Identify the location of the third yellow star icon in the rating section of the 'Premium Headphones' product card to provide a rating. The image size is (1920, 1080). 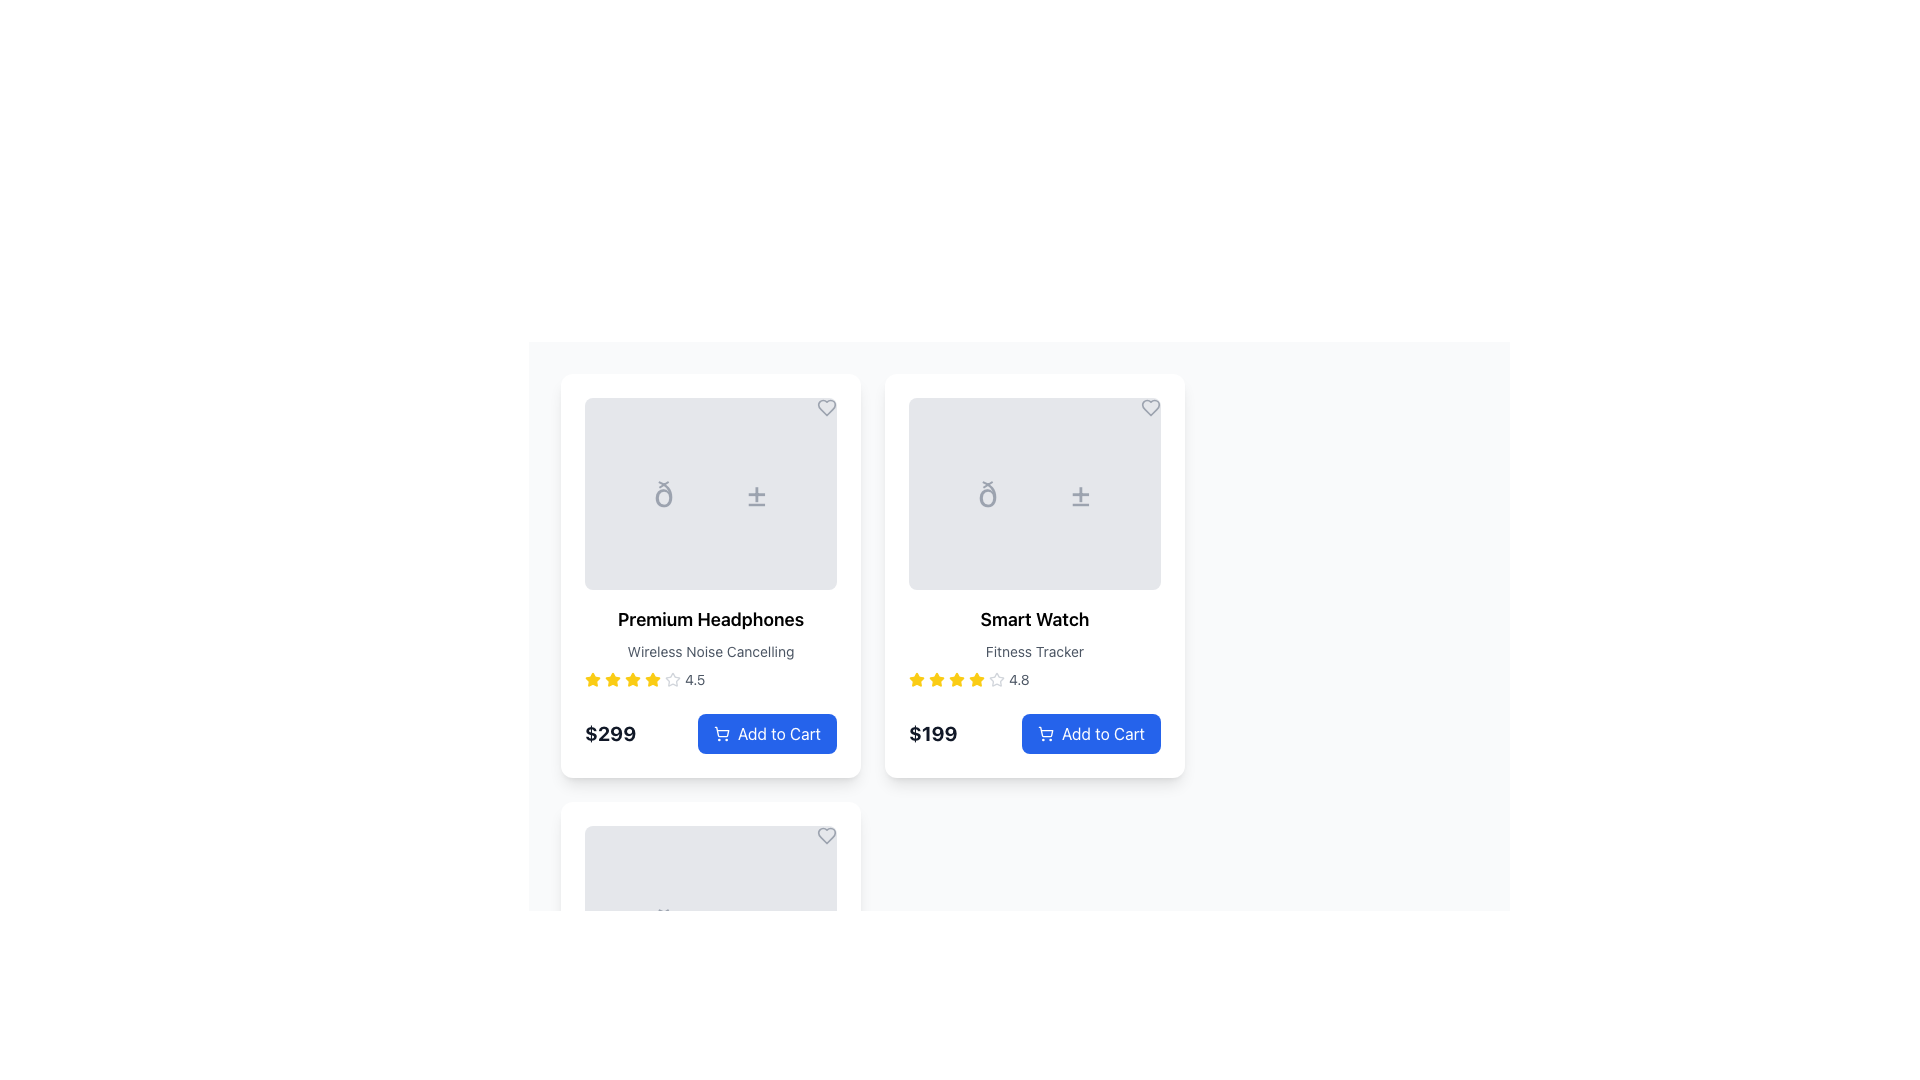
(592, 678).